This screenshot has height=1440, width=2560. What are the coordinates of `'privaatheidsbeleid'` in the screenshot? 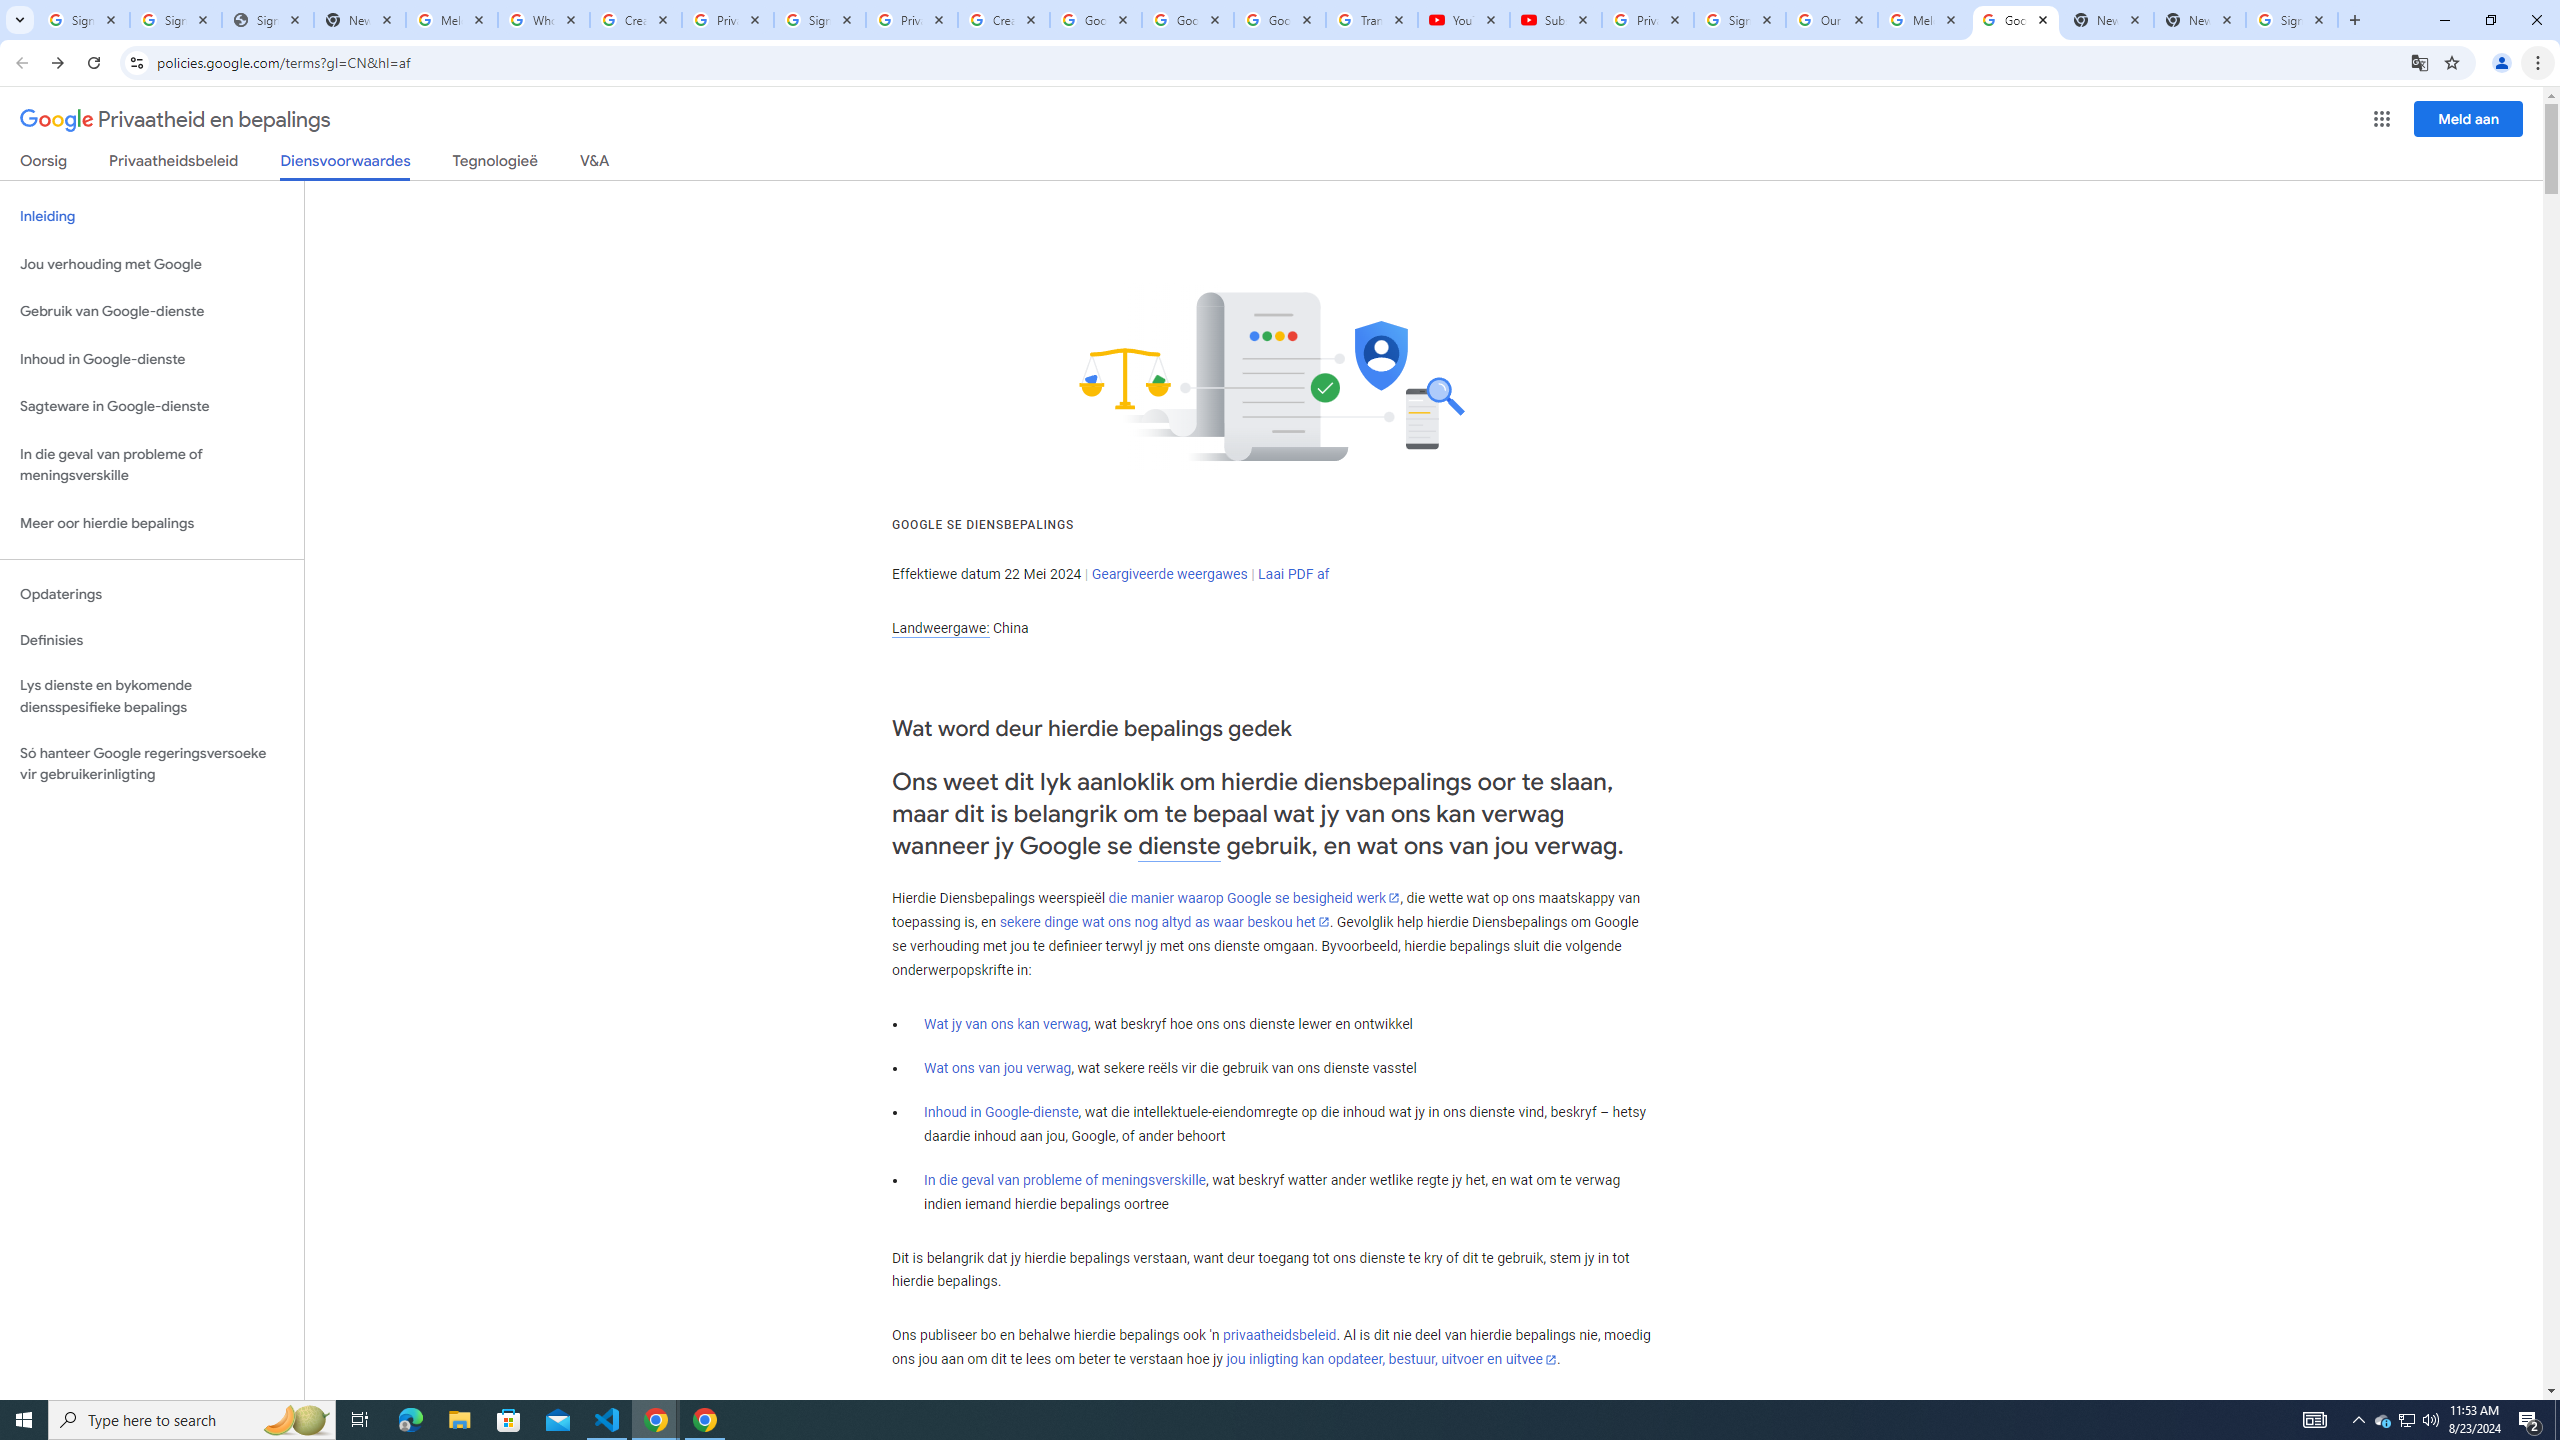 It's located at (1277, 1336).